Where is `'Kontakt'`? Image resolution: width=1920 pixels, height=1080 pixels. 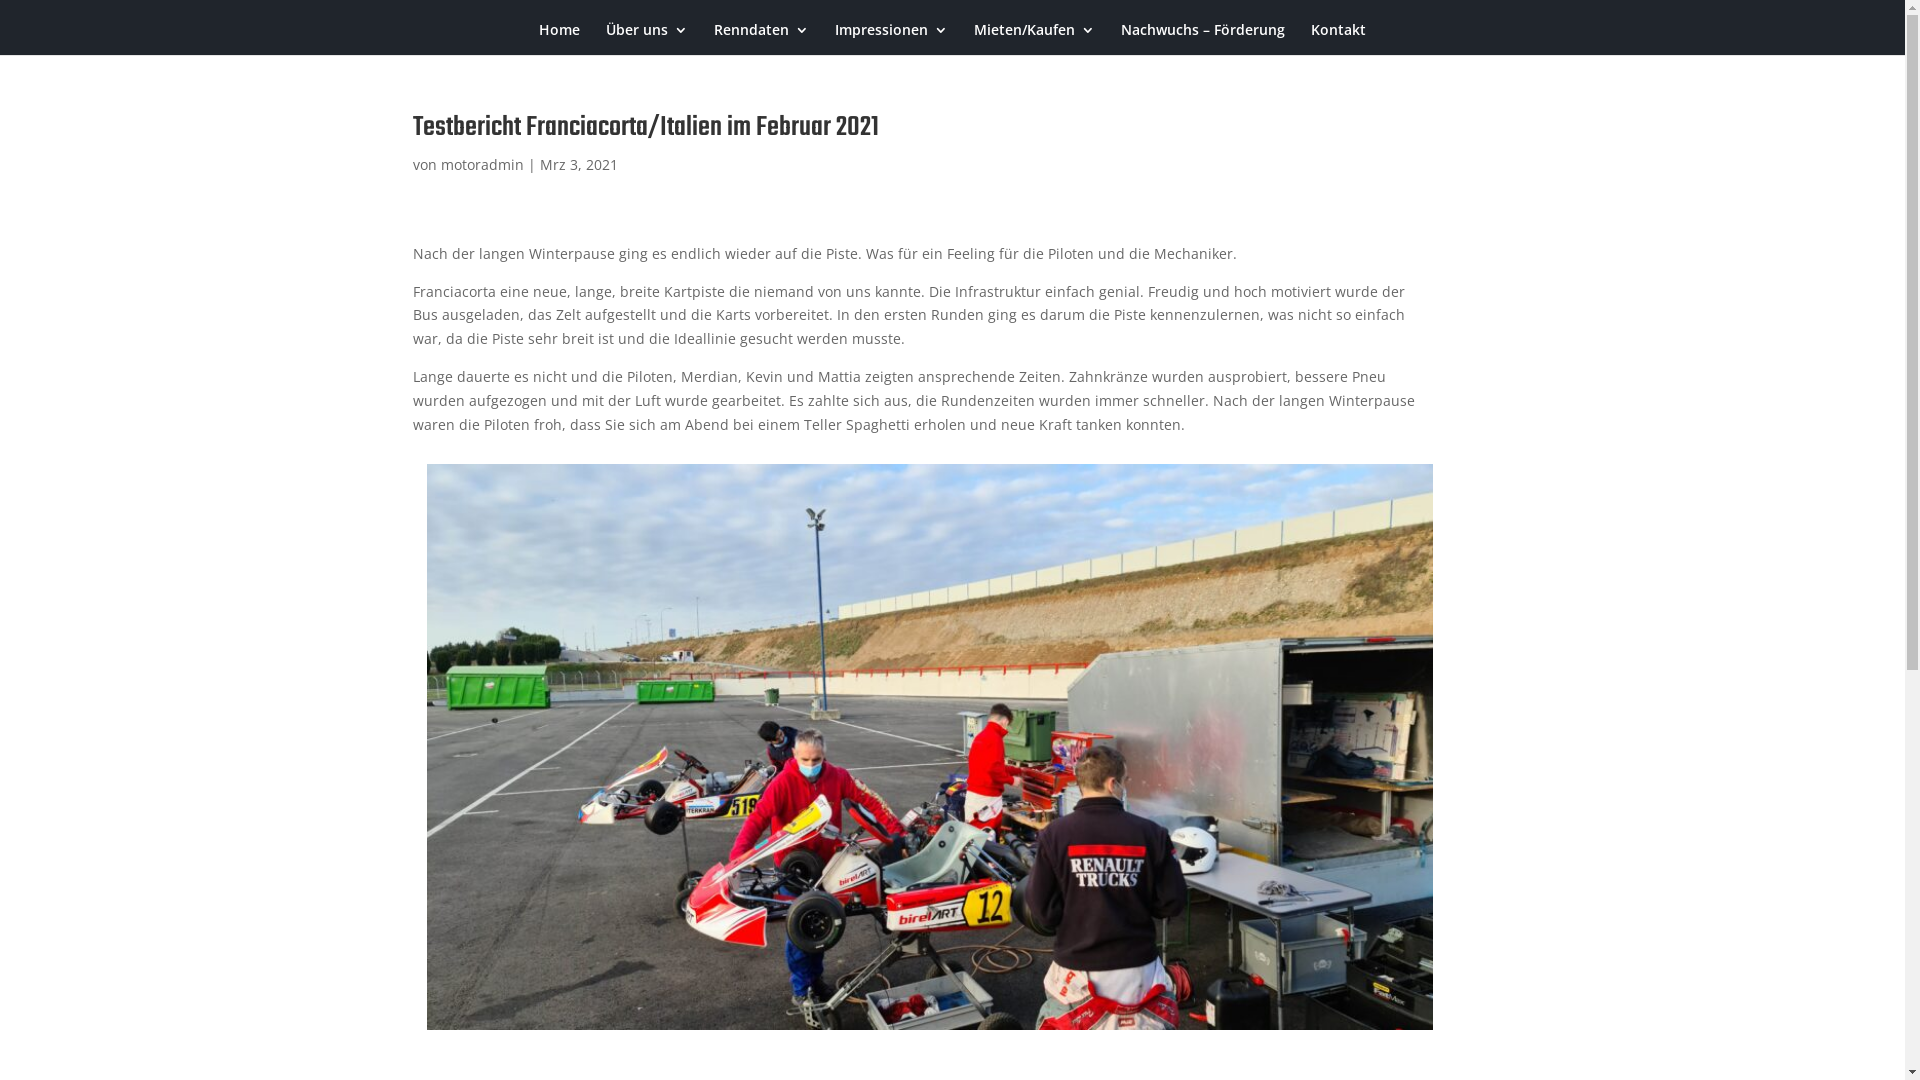
'Kontakt' is located at coordinates (1338, 38).